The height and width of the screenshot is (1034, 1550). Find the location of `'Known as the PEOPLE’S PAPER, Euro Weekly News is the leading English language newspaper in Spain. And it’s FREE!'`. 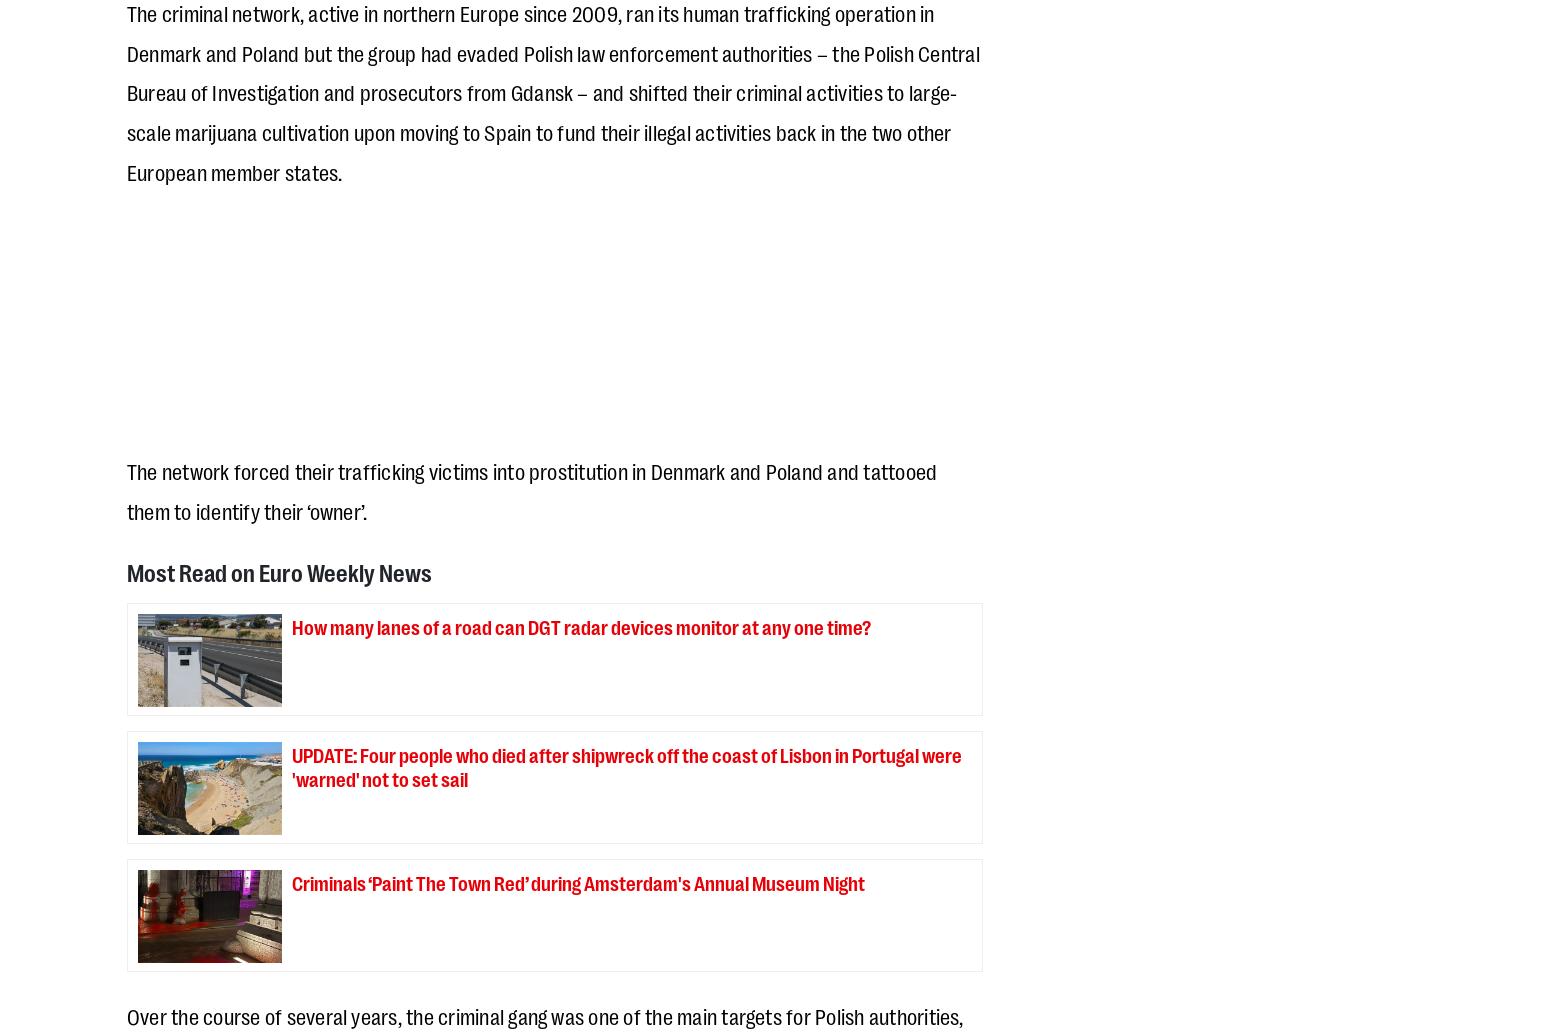

'Known as the PEOPLE’S PAPER, Euro Weekly News is the leading English language newspaper in Spain. And it’s FREE!' is located at coordinates (480, 478).